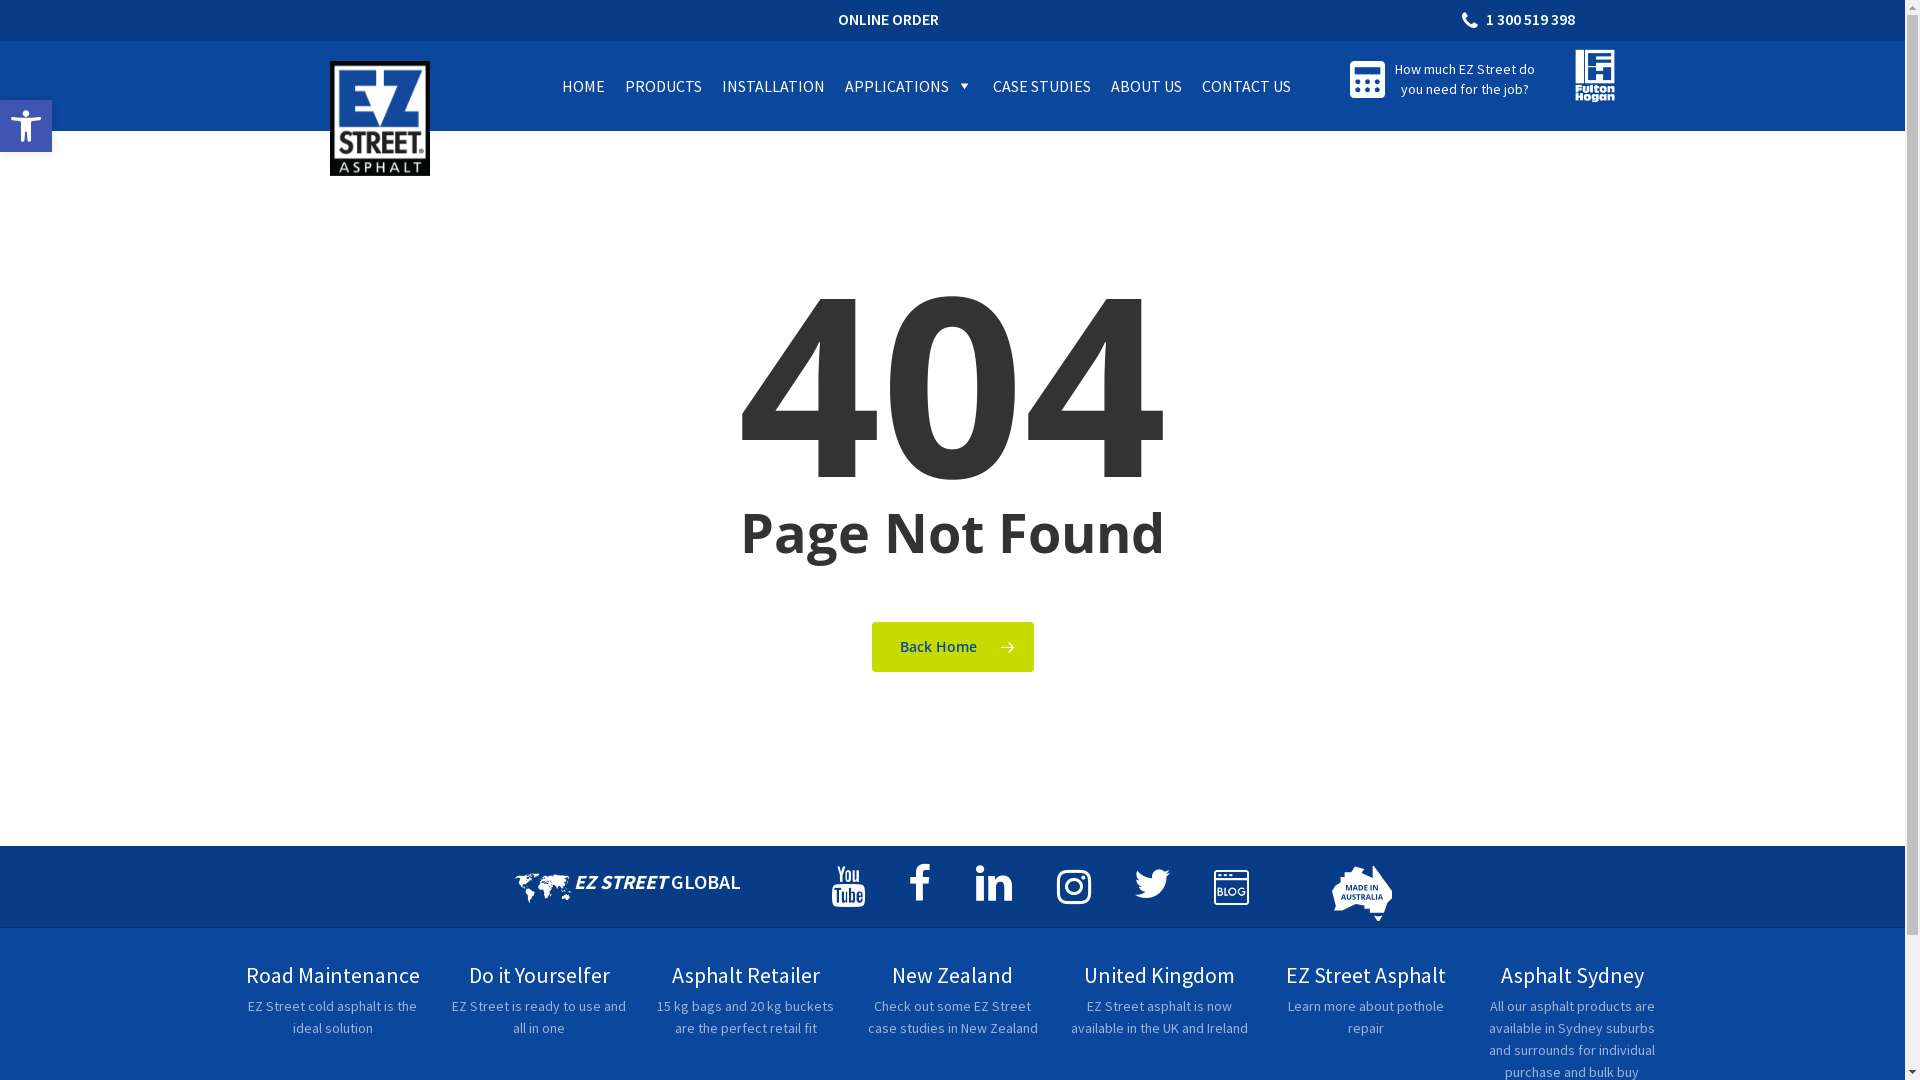  I want to click on 'How much EZ Street do you need for the job?', so click(1464, 77).